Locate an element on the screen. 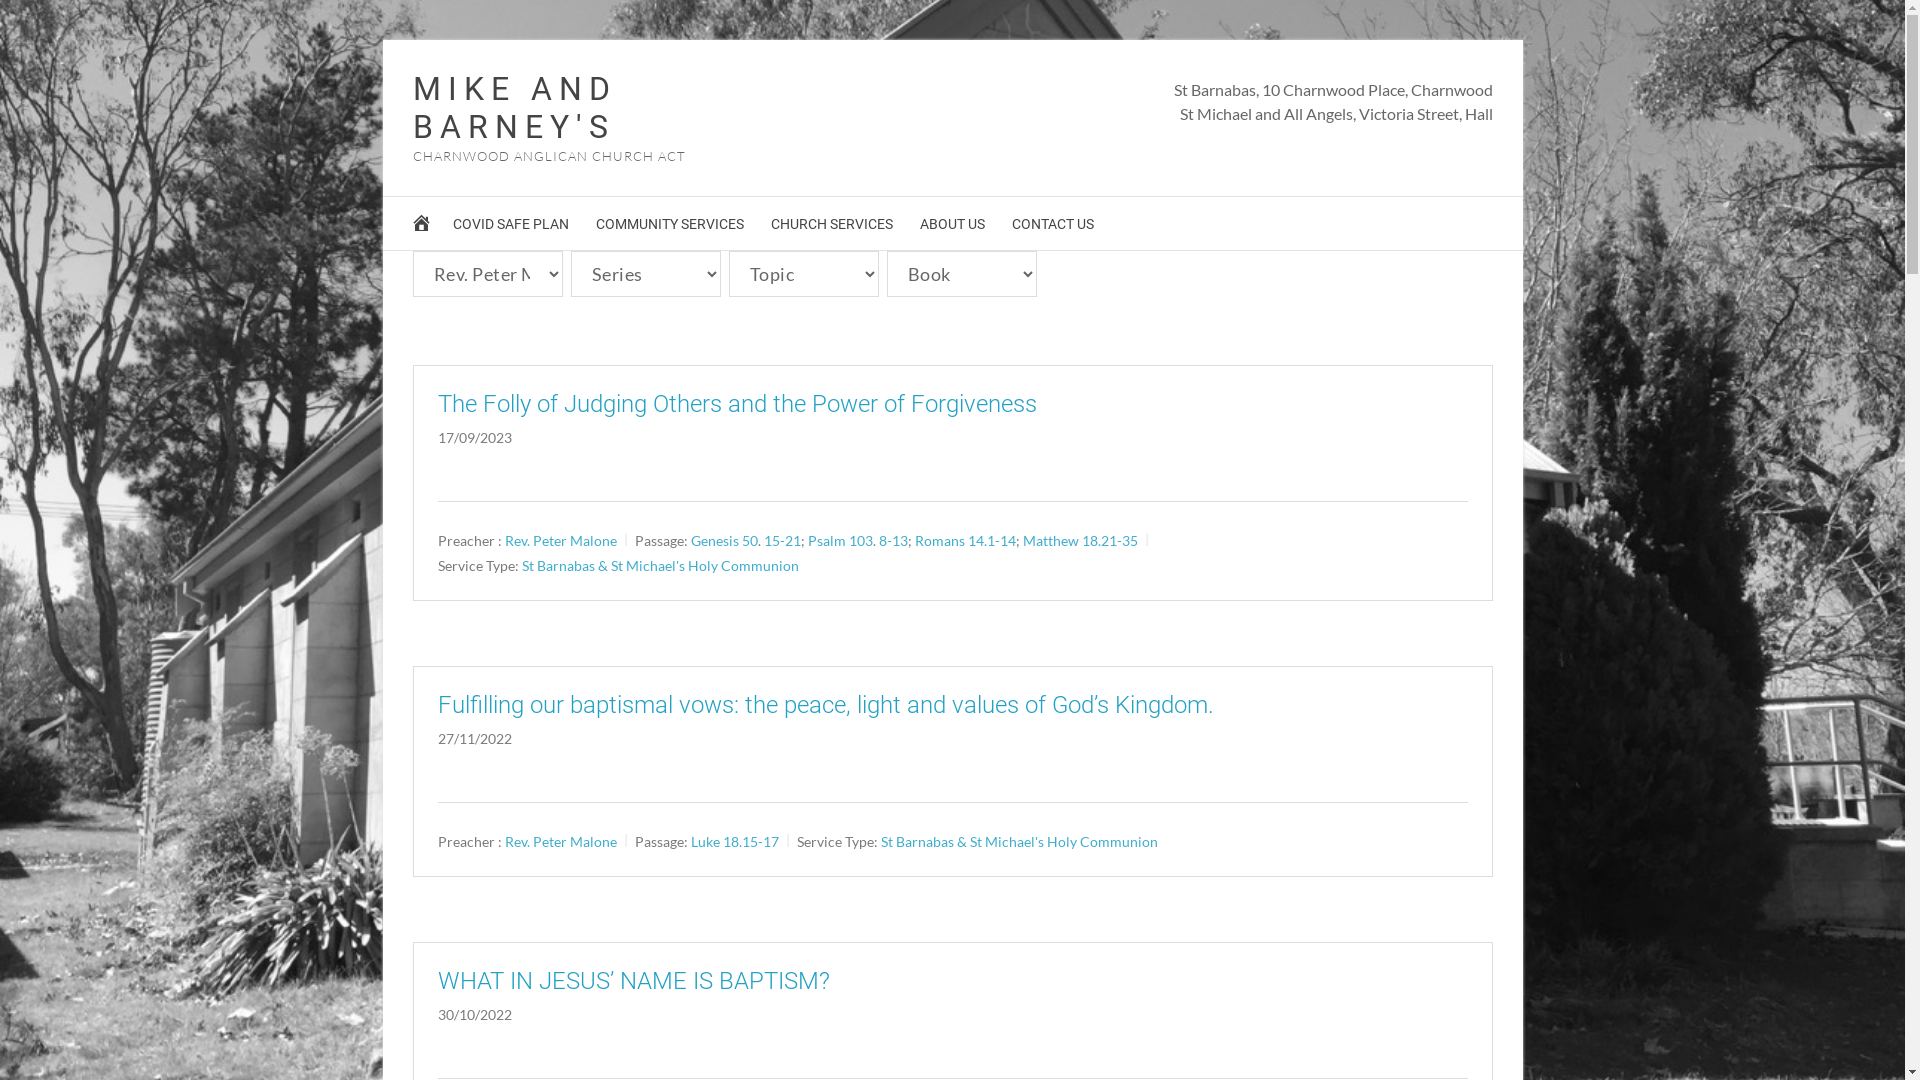  'Rev. Peter Malone' is located at coordinates (504, 841).